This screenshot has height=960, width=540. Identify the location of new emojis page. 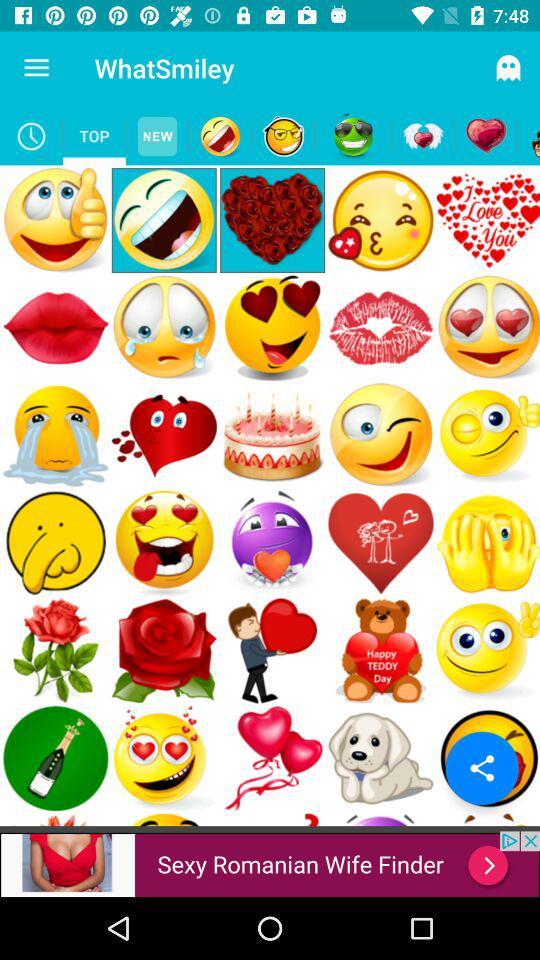
(156, 135).